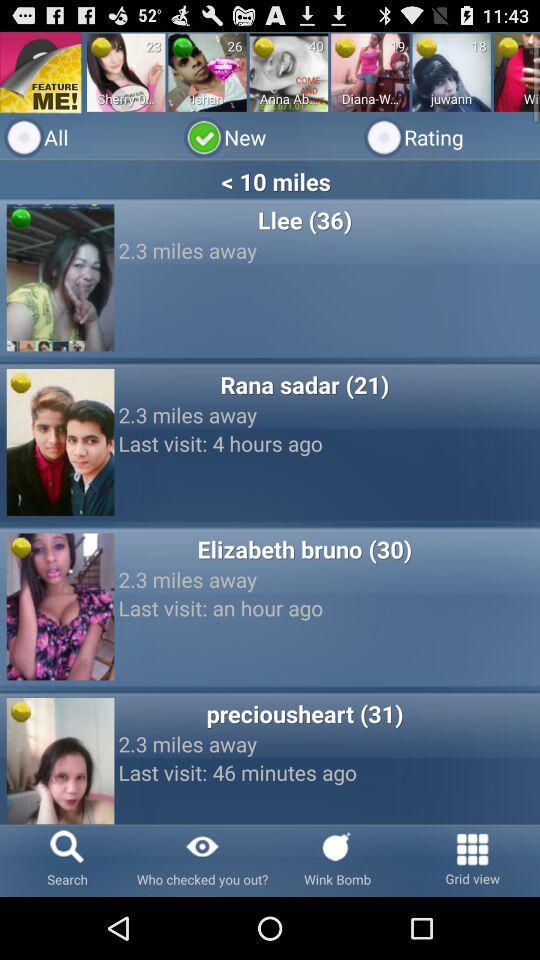 This screenshot has width=540, height=960. I want to click on the item to the left of the 18 app, so click(425, 46).